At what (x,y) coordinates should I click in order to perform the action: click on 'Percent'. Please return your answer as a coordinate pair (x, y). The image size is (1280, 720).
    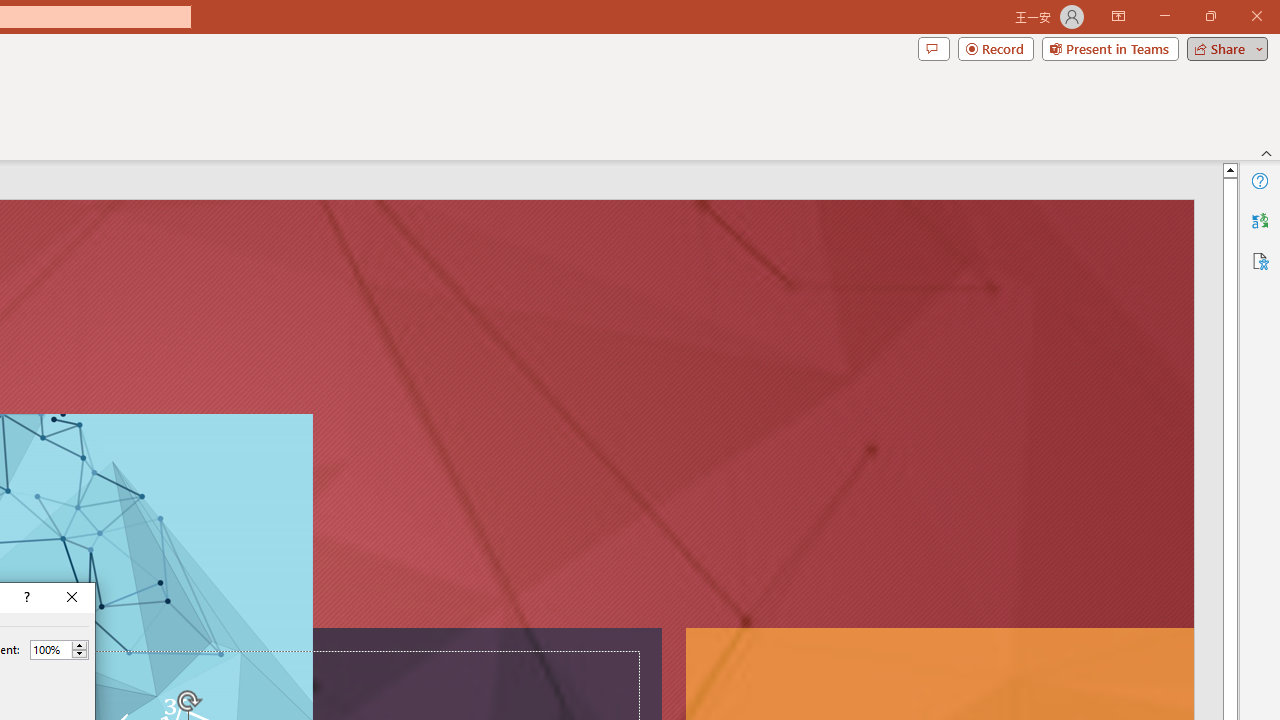
    Looking at the image, I should click on (50, 649).